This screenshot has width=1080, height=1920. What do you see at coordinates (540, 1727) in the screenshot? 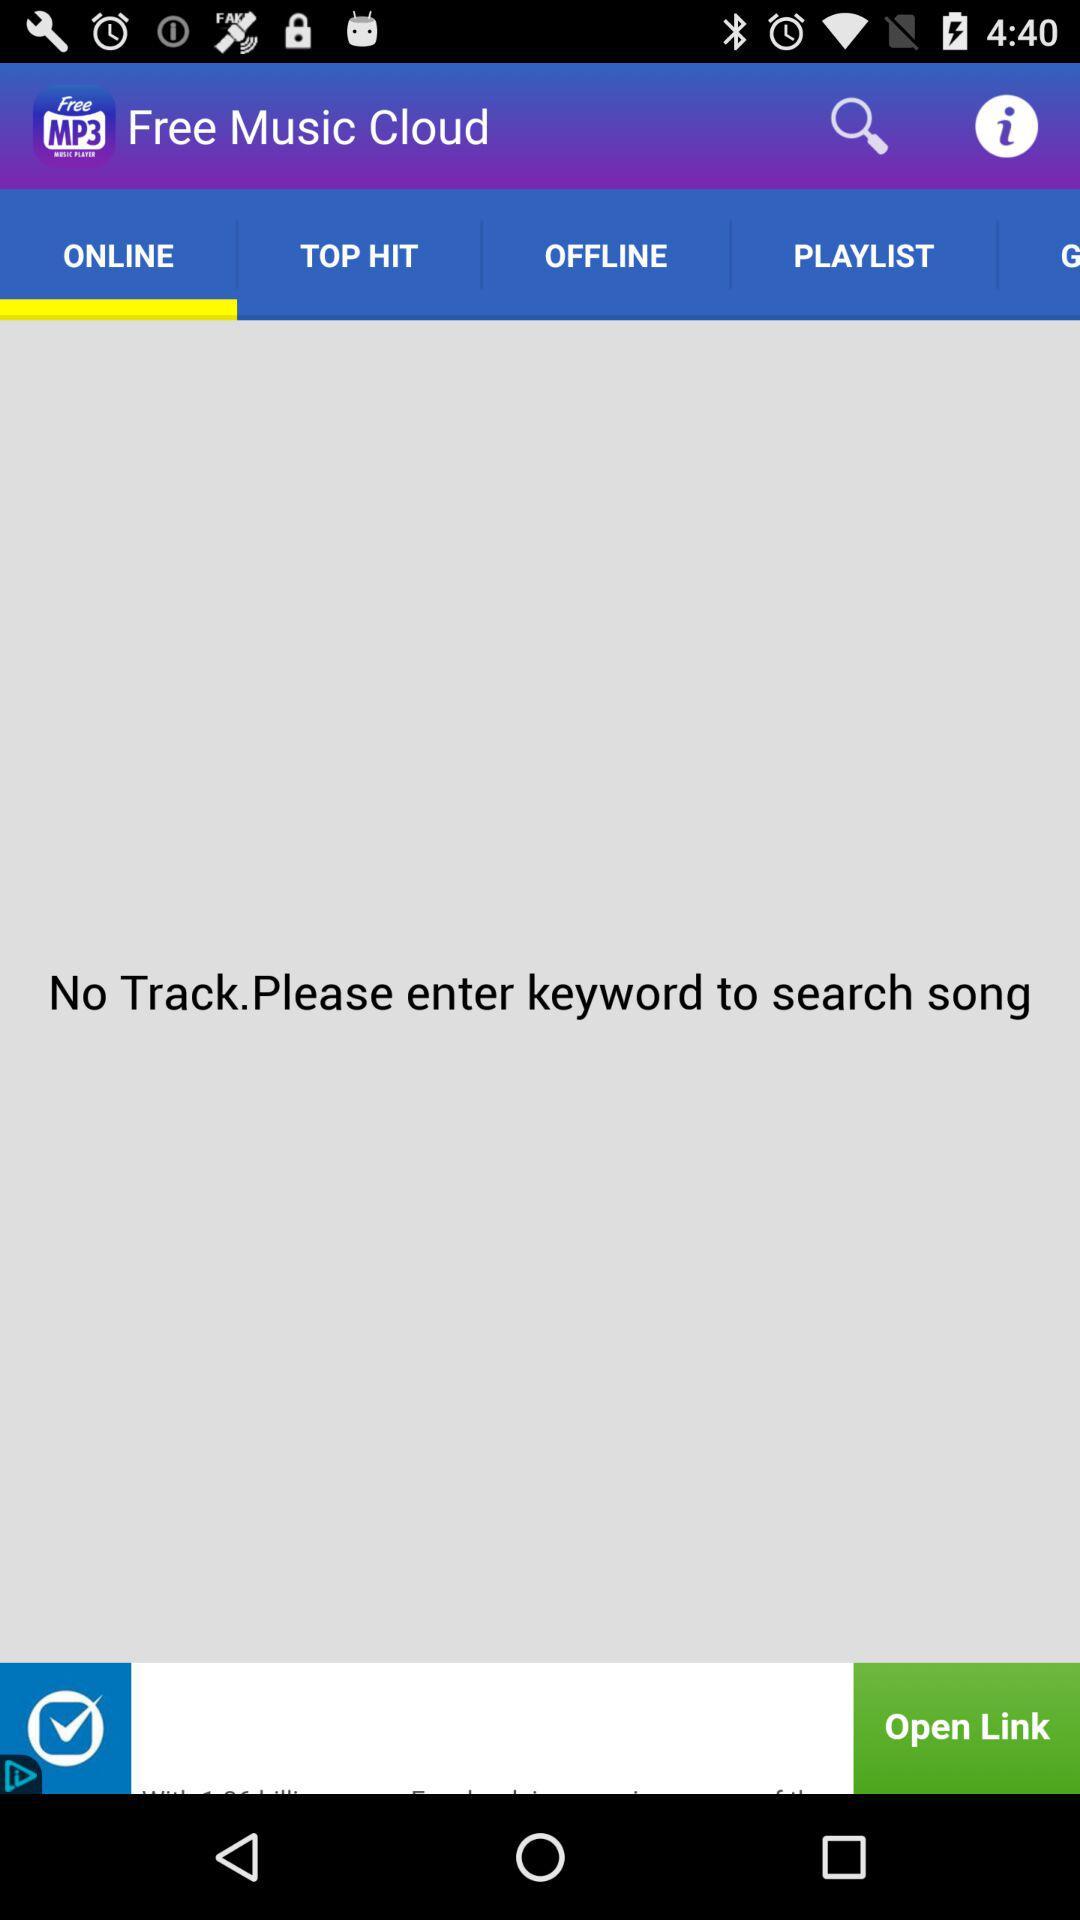
I see `advertisement` at bounding box center [540, 1727].